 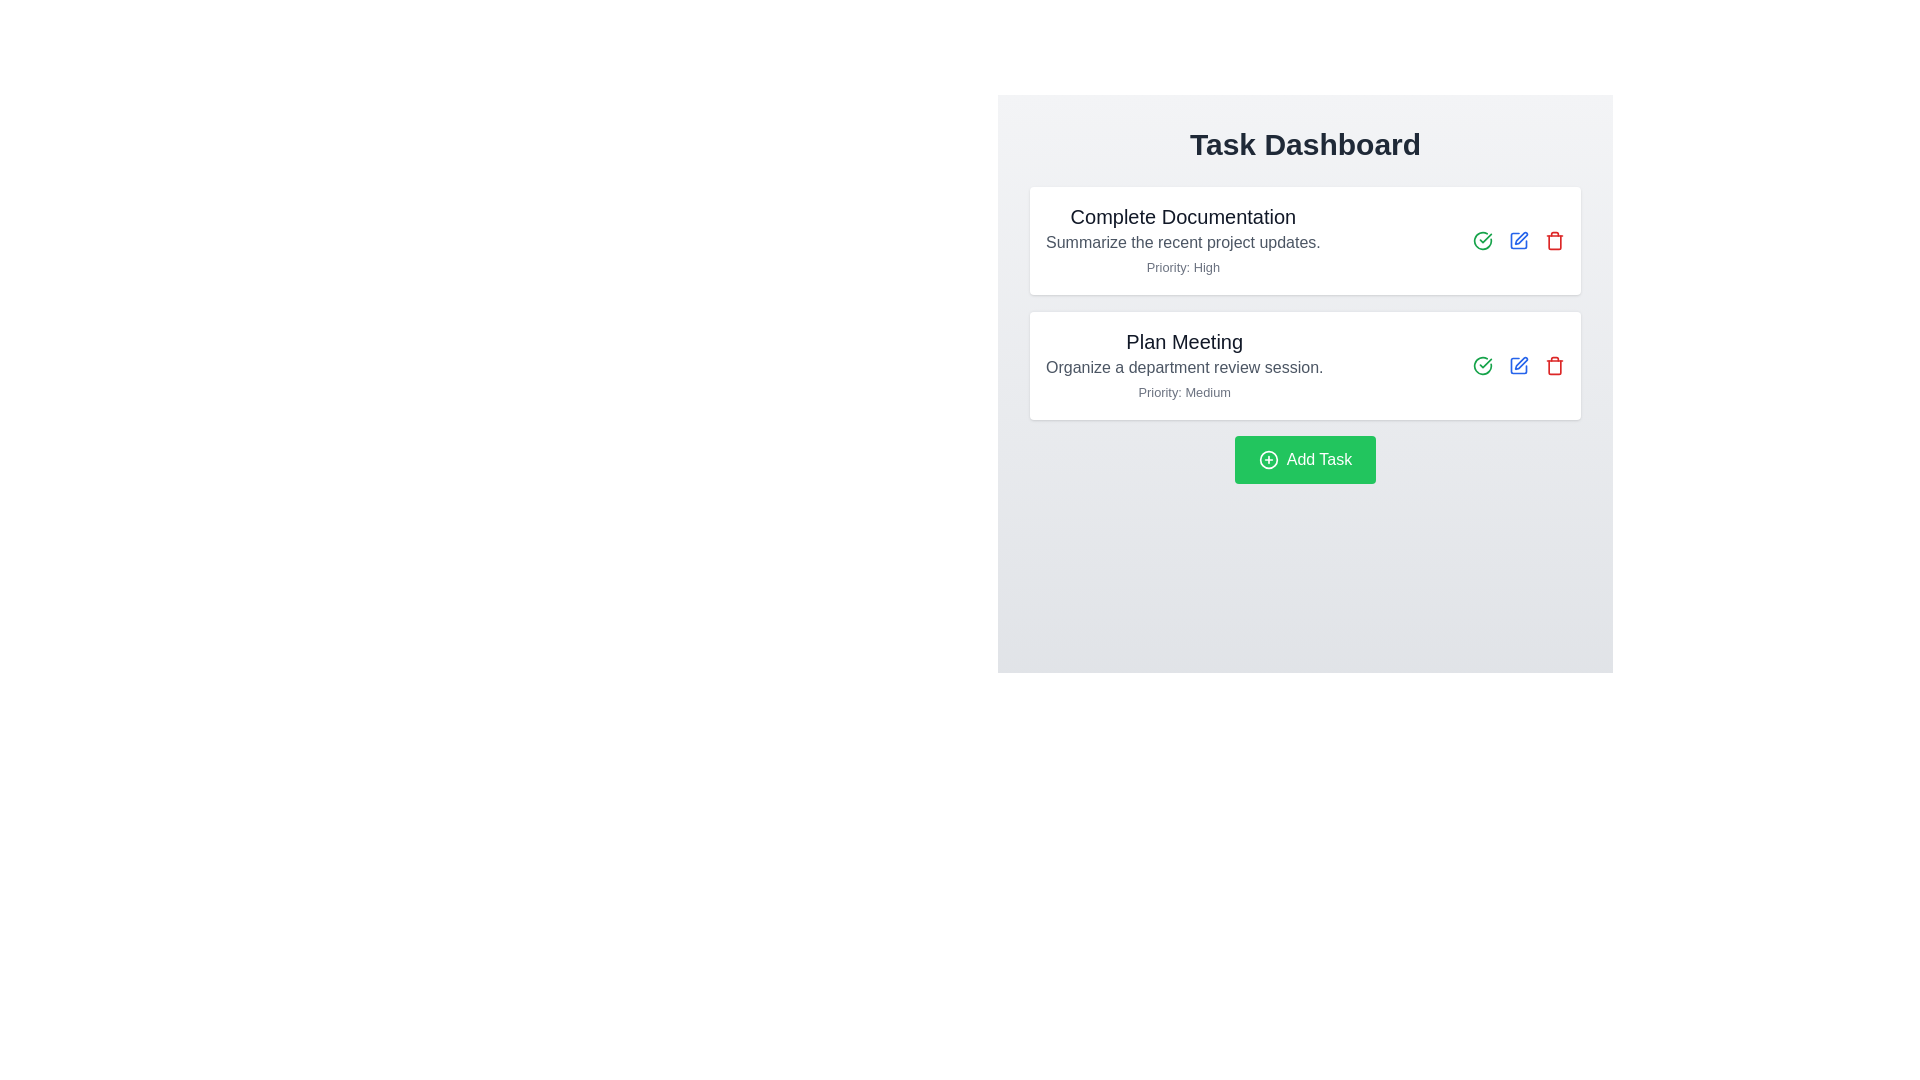 I want to click on the 'Add Task' button, which is a green rectangular button with rounded corners, featuring white text and a plus sign icon, located below two task cards, so click(x=1305, y=459).